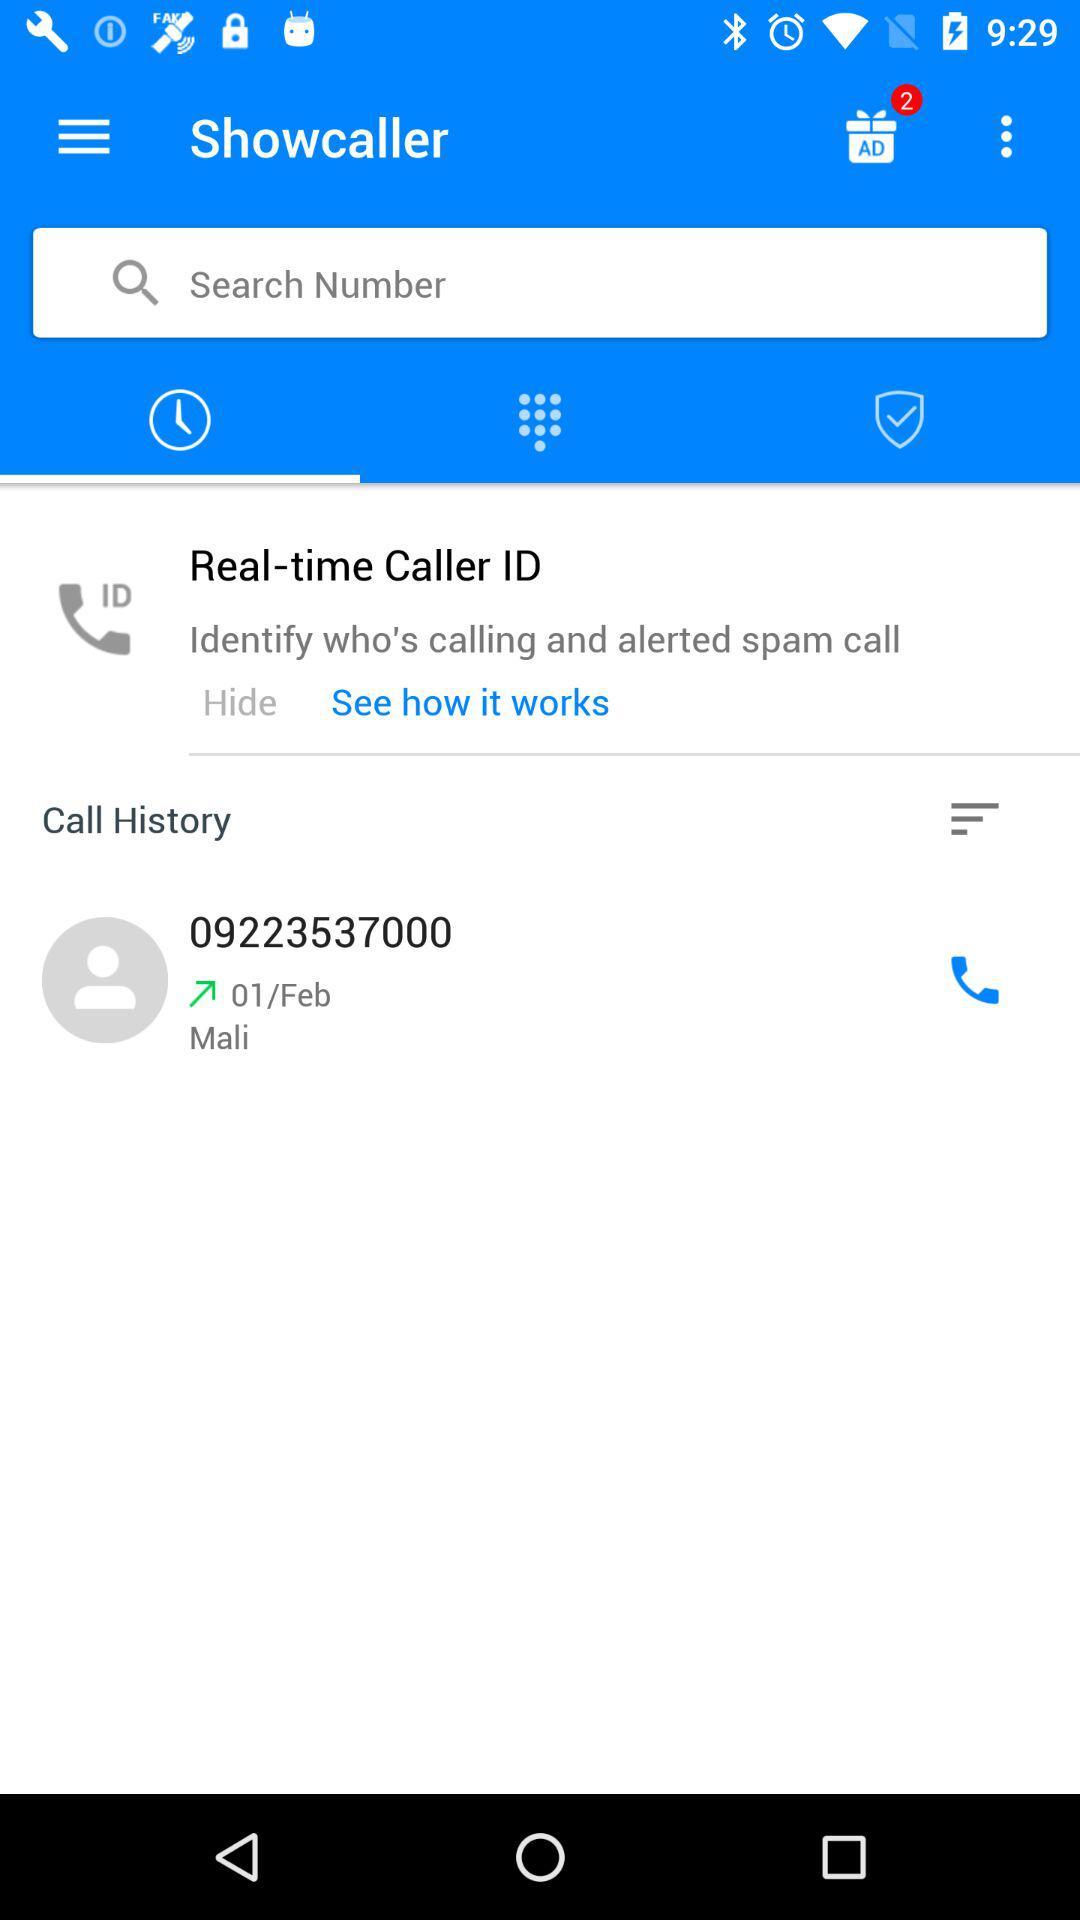 The image size is (1080, 1920). What do you see at coordinates (974, 980) in the screenshot?
I see `call us` at bounding box center [974, 980].